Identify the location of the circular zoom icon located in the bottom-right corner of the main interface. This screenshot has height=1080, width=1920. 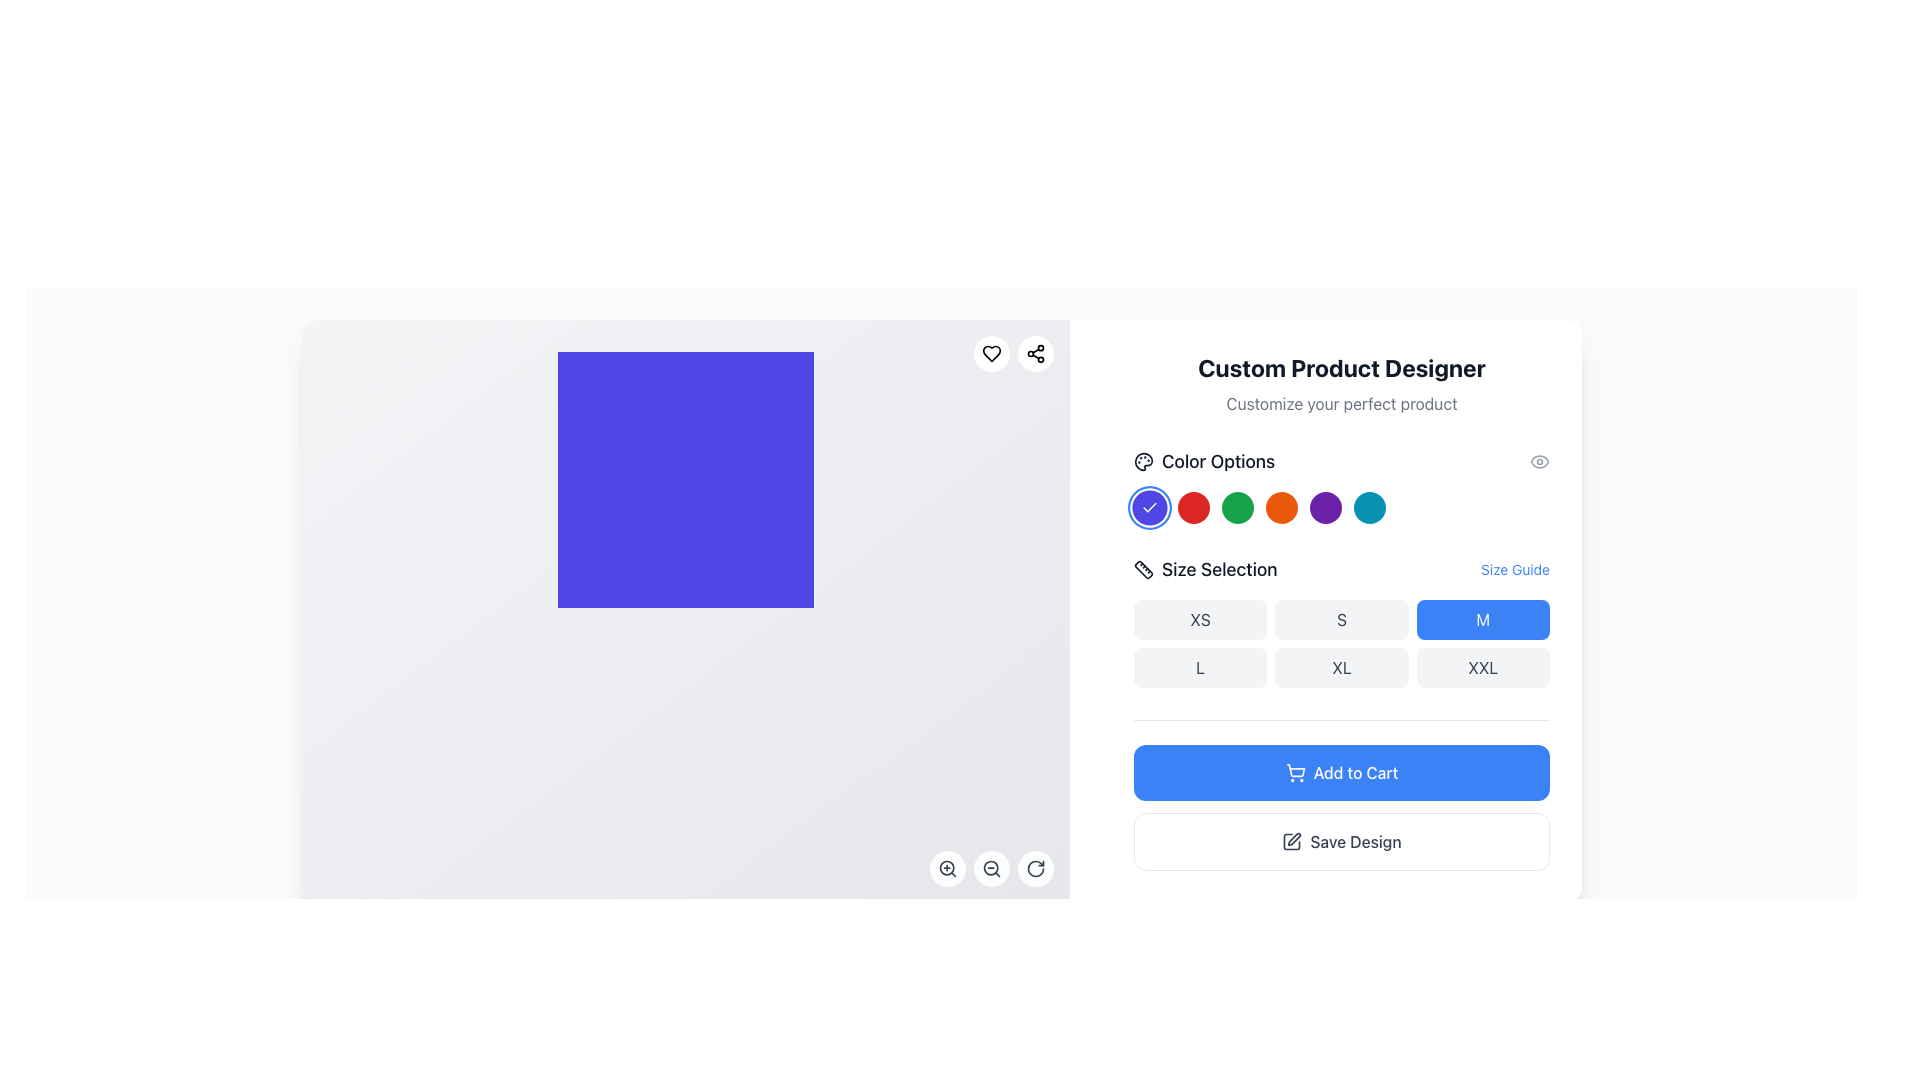
(945, 866).